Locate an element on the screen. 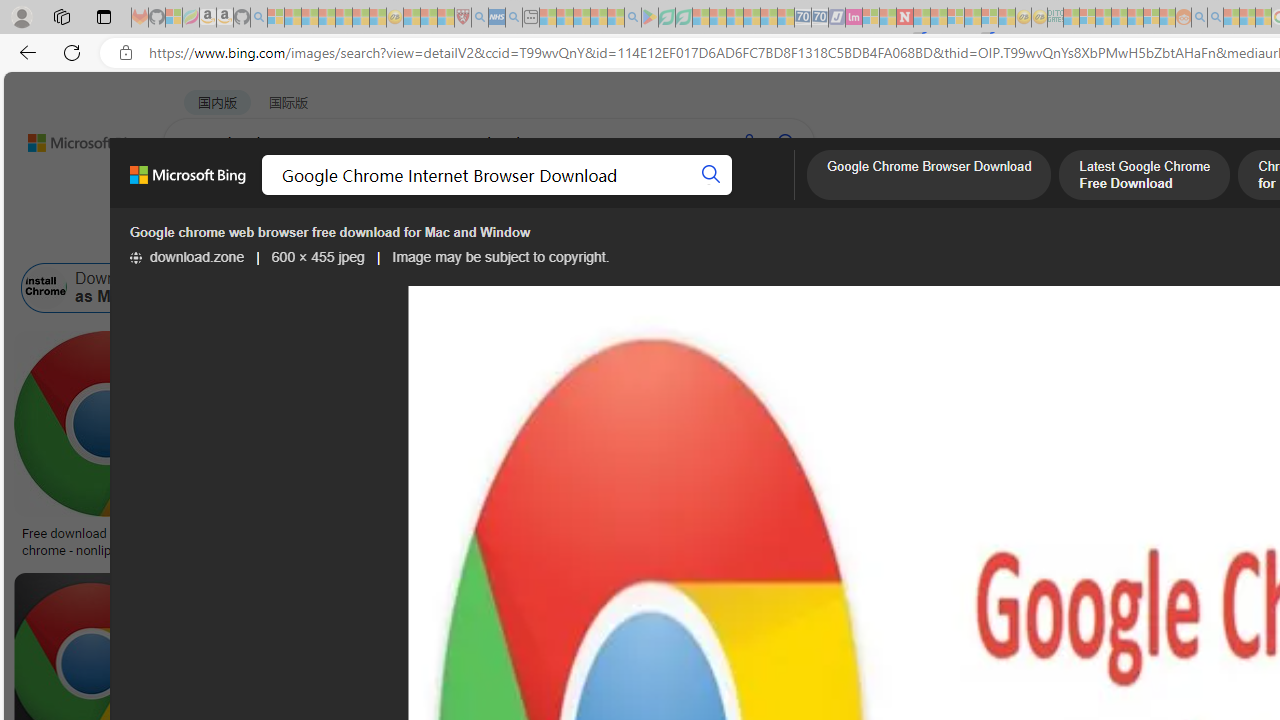 This screenshot has width=1280, height=720. 'Image may be subject to copyright.' is located at coordinates (501, 256).